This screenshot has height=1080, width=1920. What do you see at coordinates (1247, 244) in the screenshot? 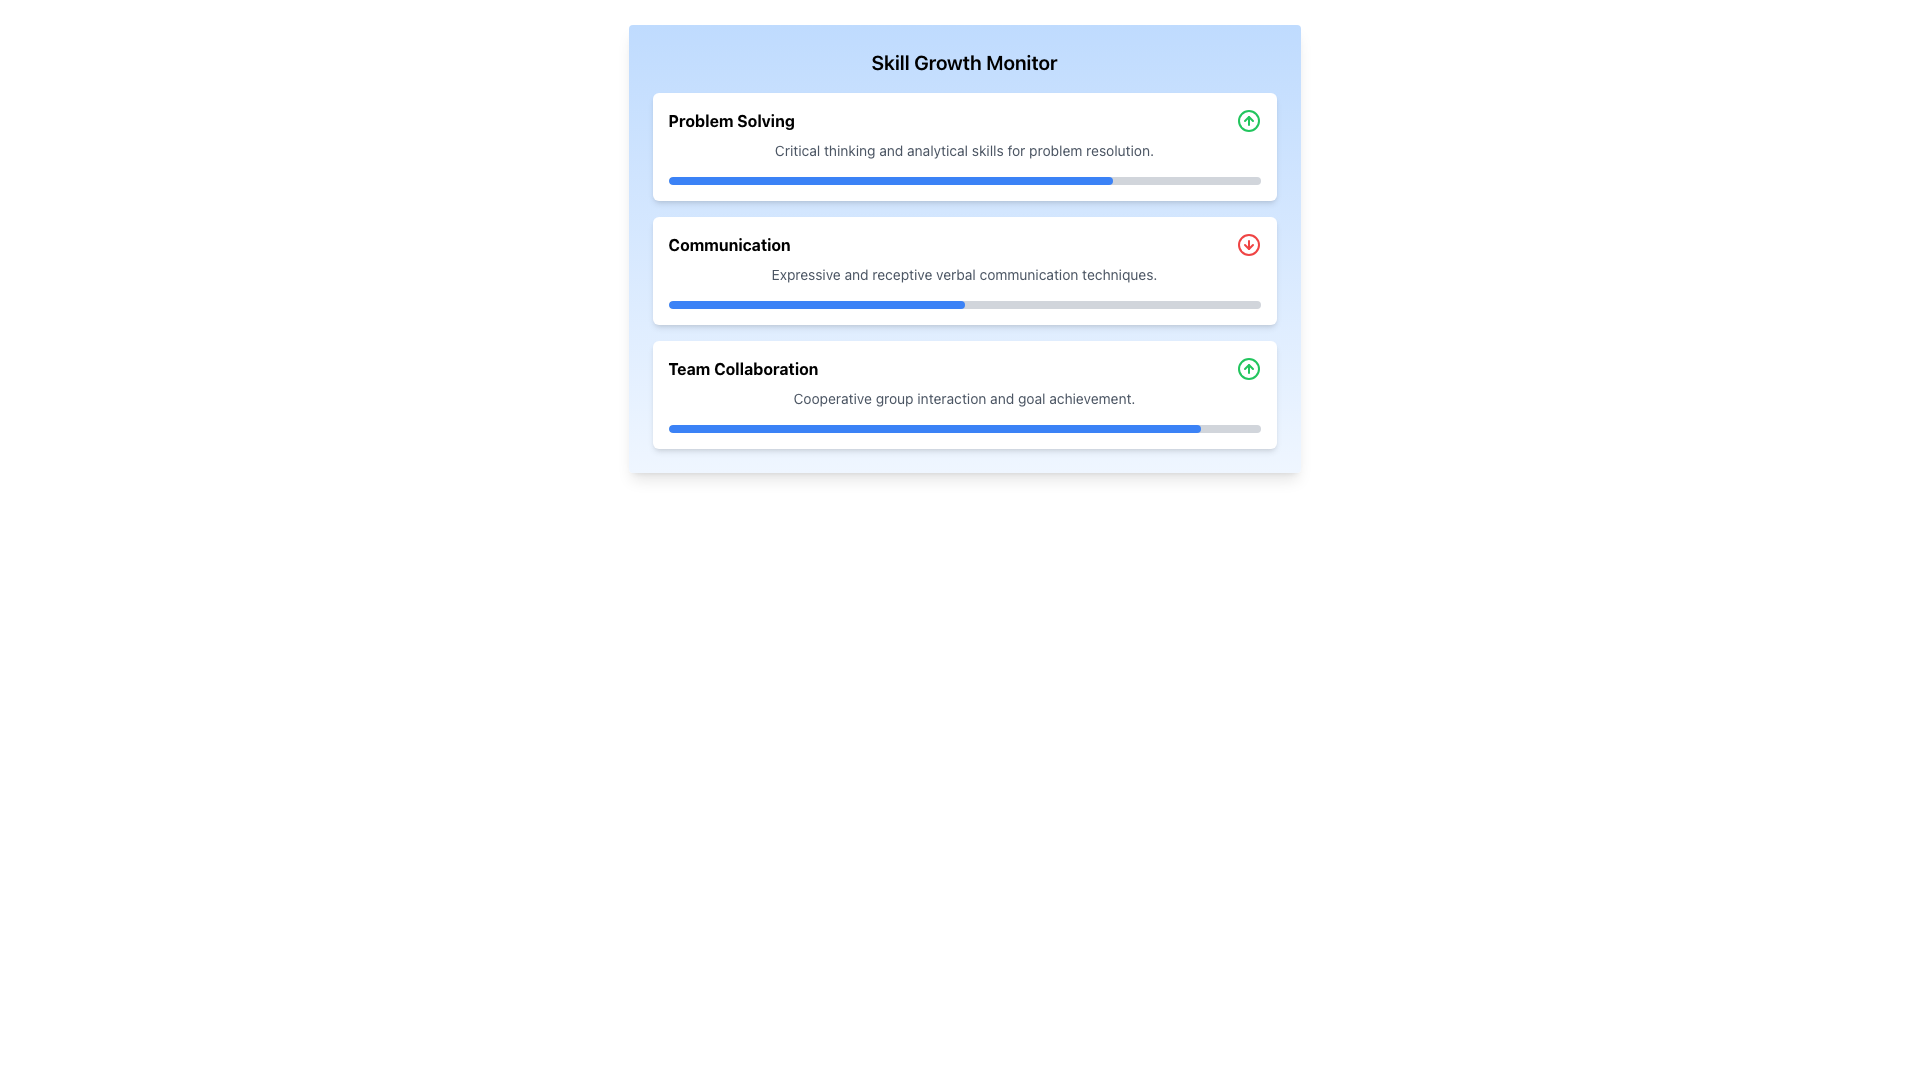
I see `the status indicator icon related to 'Communication' to interact with its functionality, if available` at bounding box center [1247, 244].